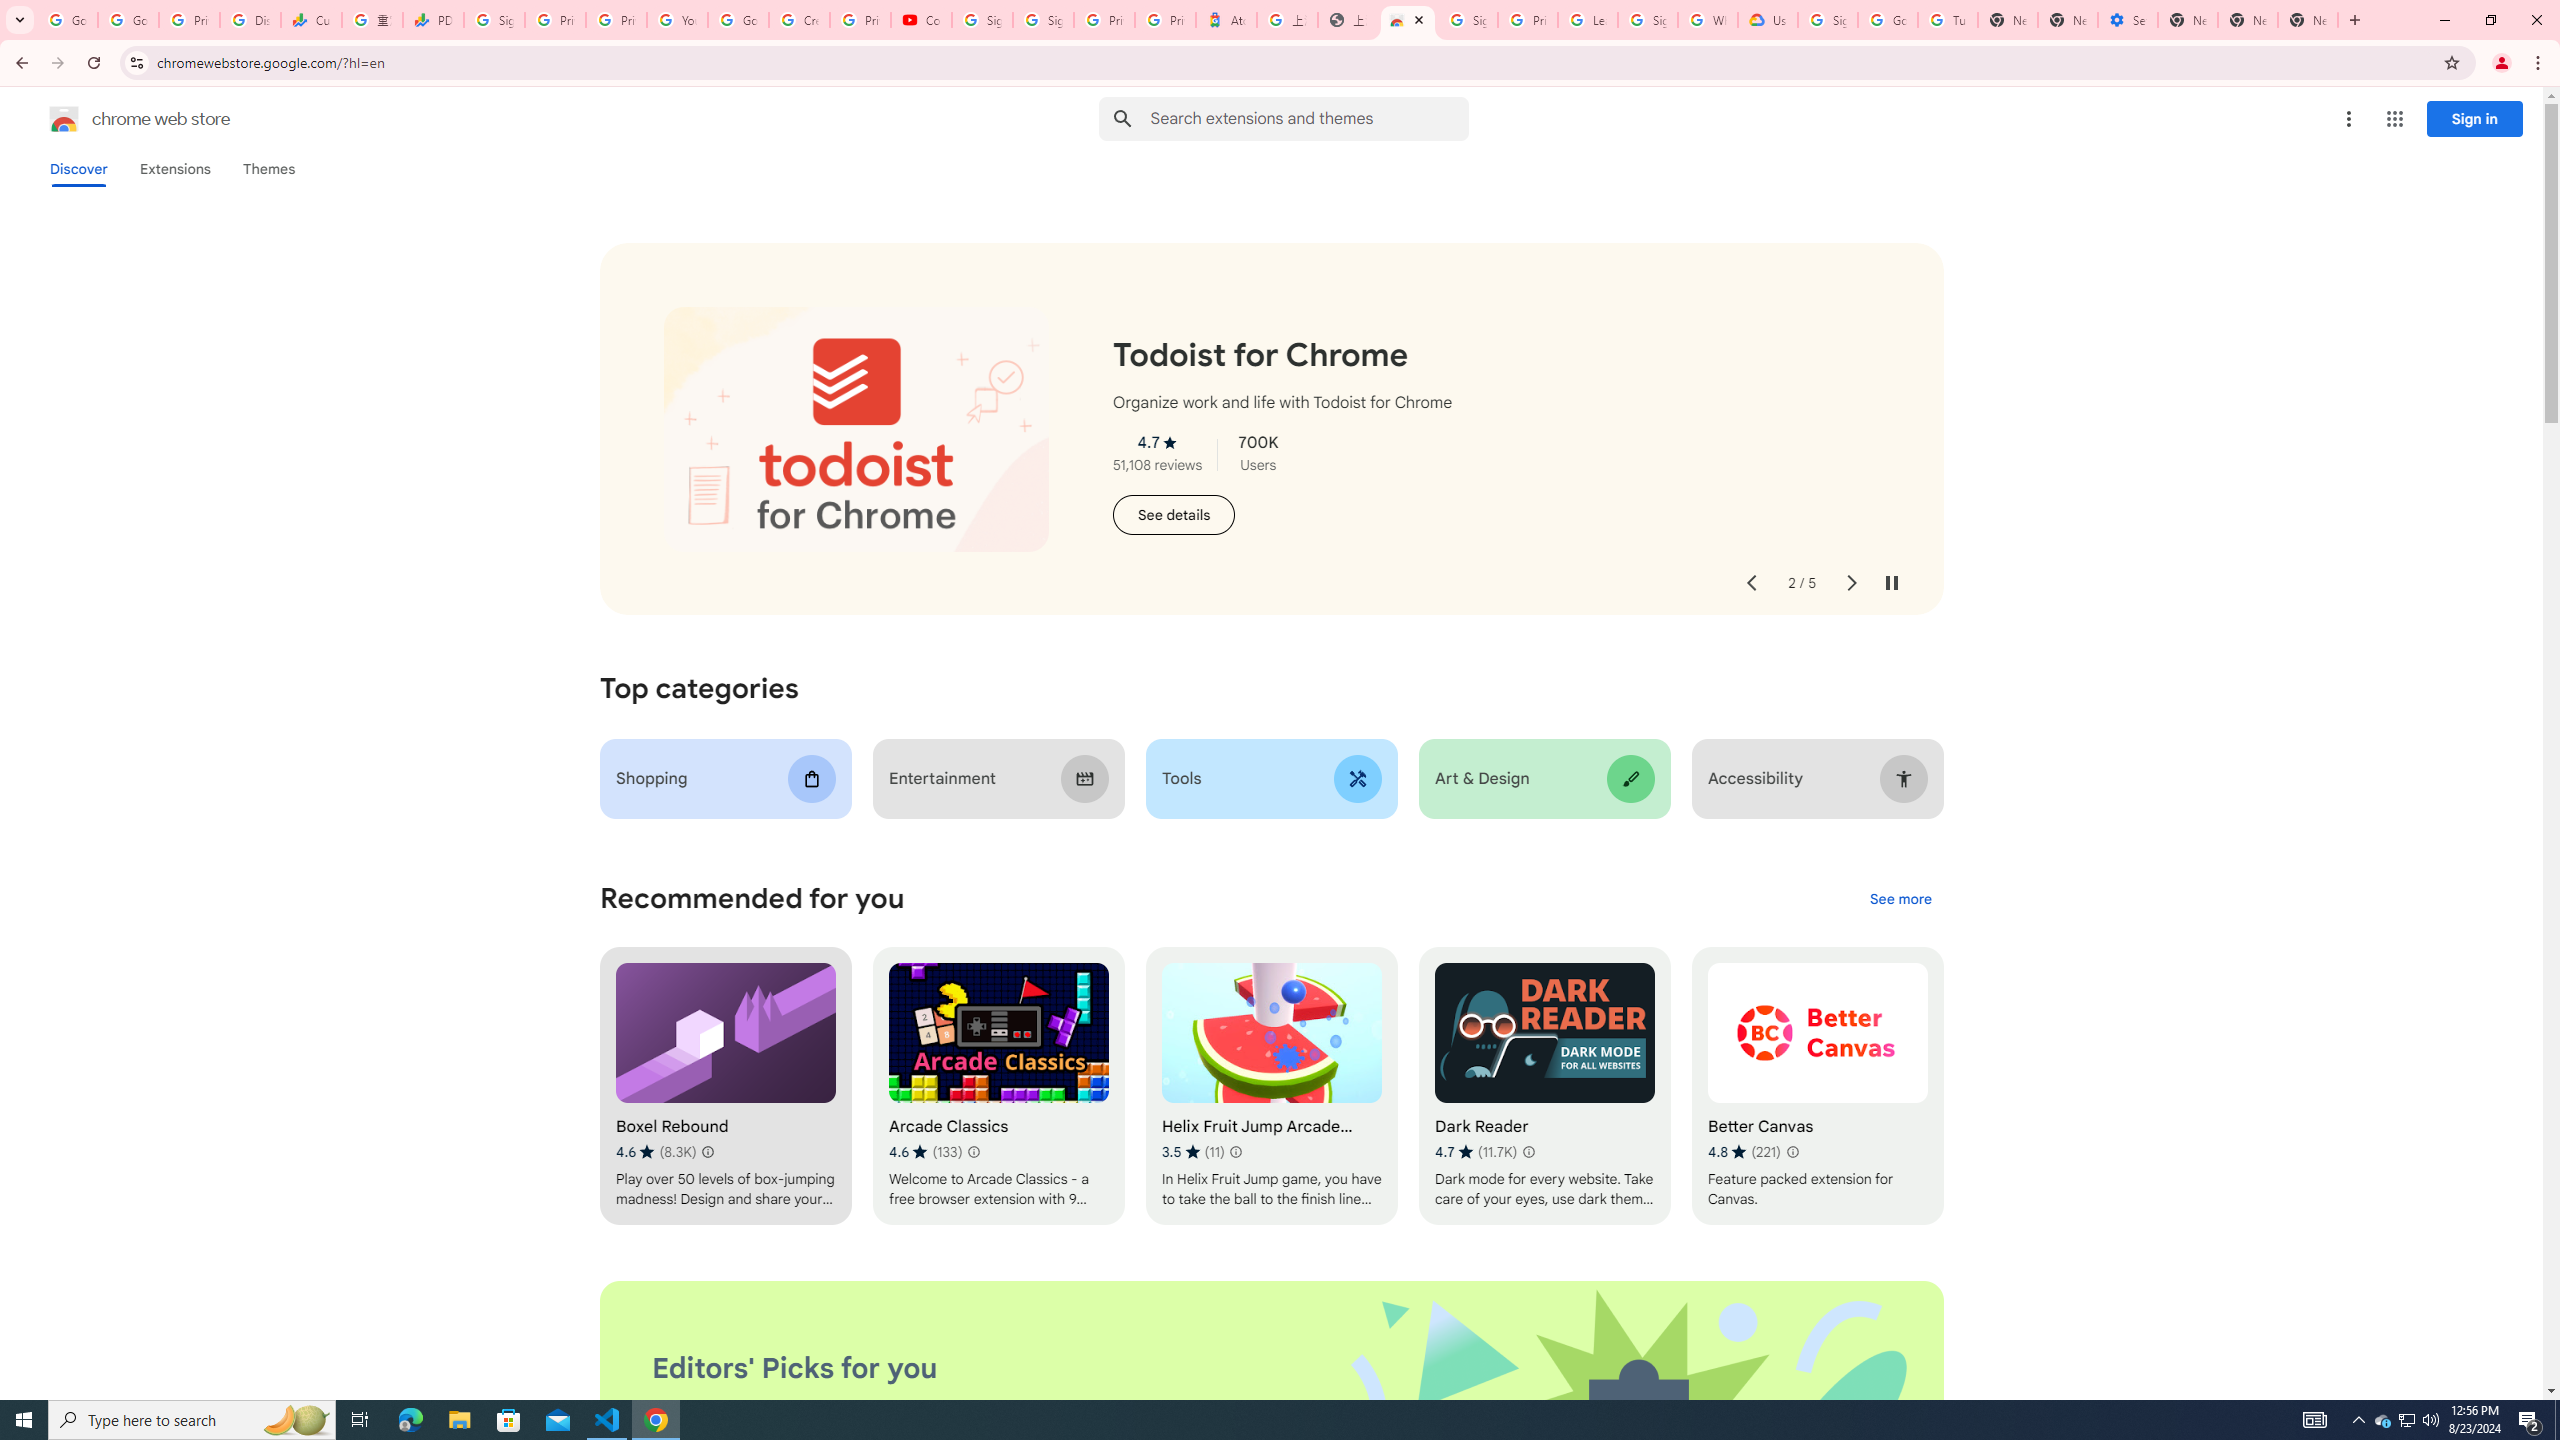 Image resolution: width=2560 pixels, height=1440 pixels. Describe the element at coordinates (1744, 1152) in the screenshot. I see `'Average rating 4.8 out of 5 stars. 221 ratings.'` at that location.